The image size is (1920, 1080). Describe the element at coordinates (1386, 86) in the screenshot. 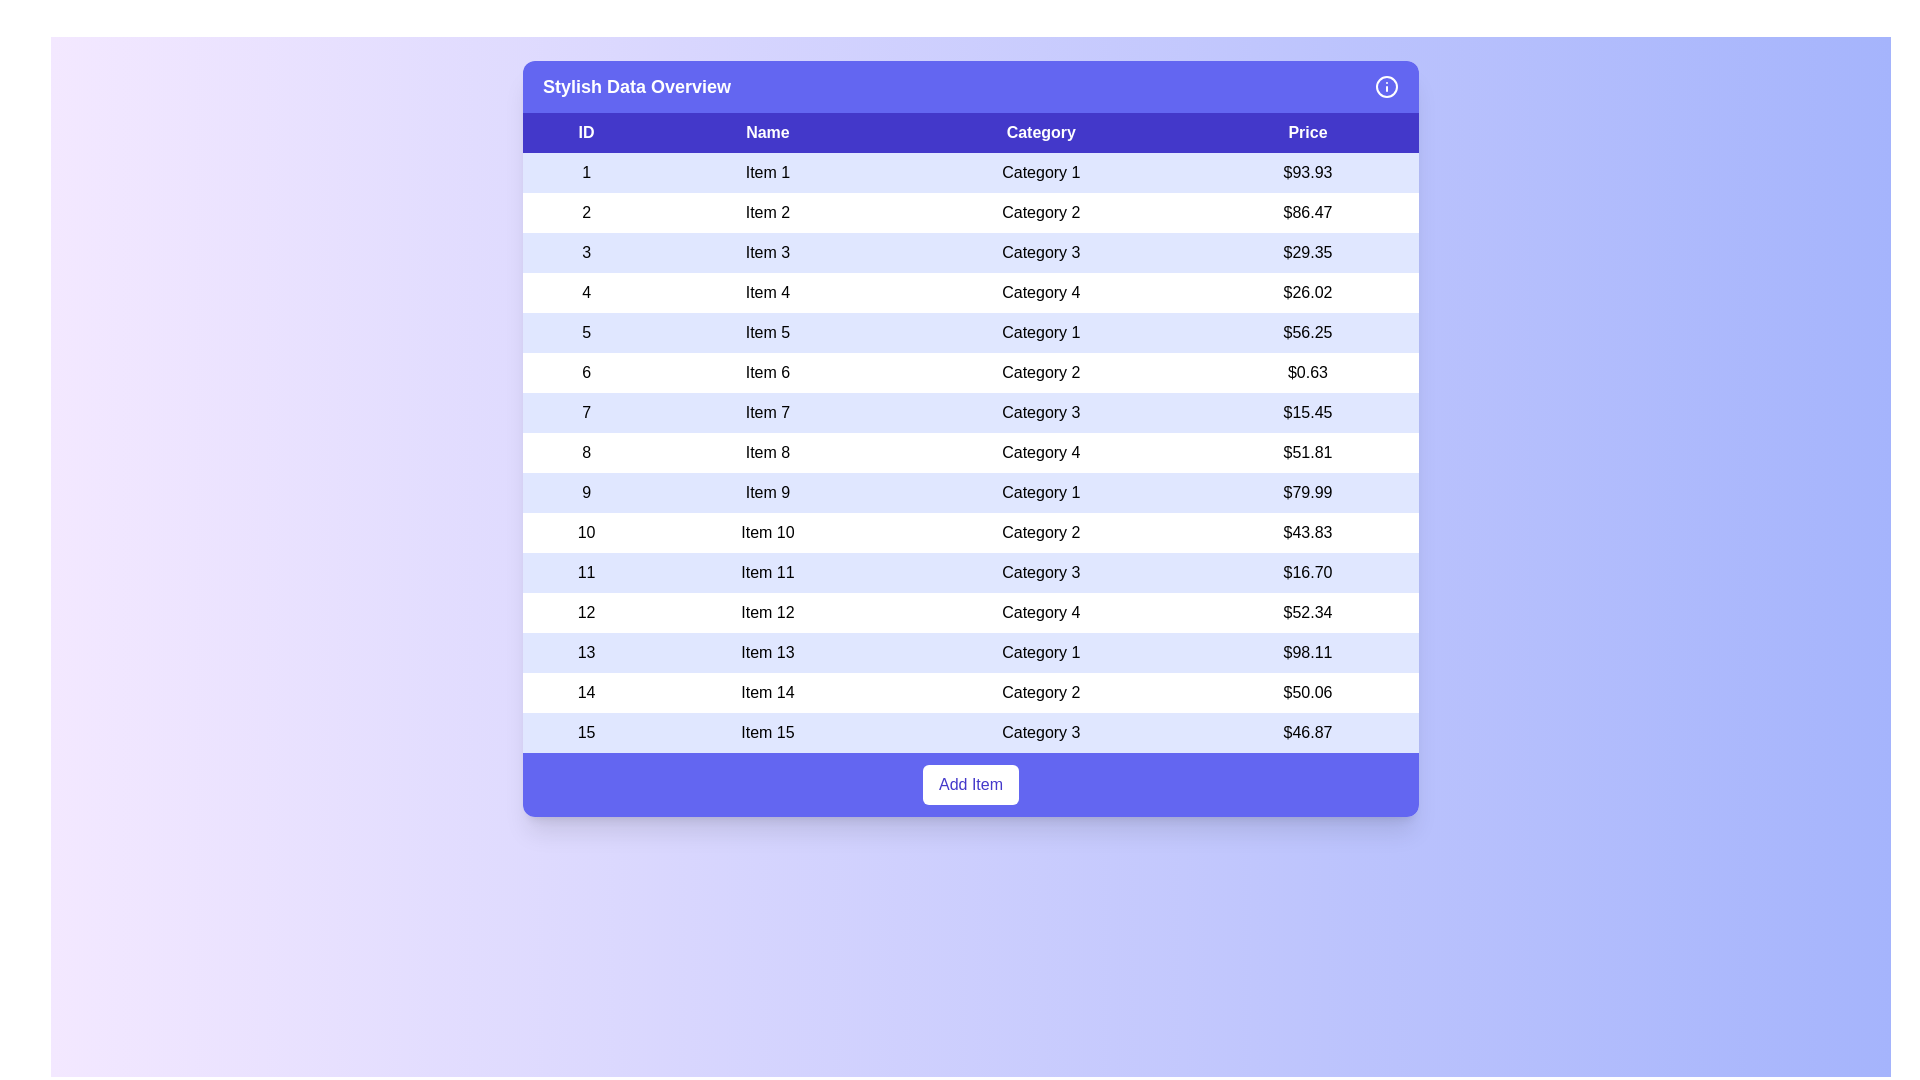

I see `the 'Info' icon in the header` at that location.